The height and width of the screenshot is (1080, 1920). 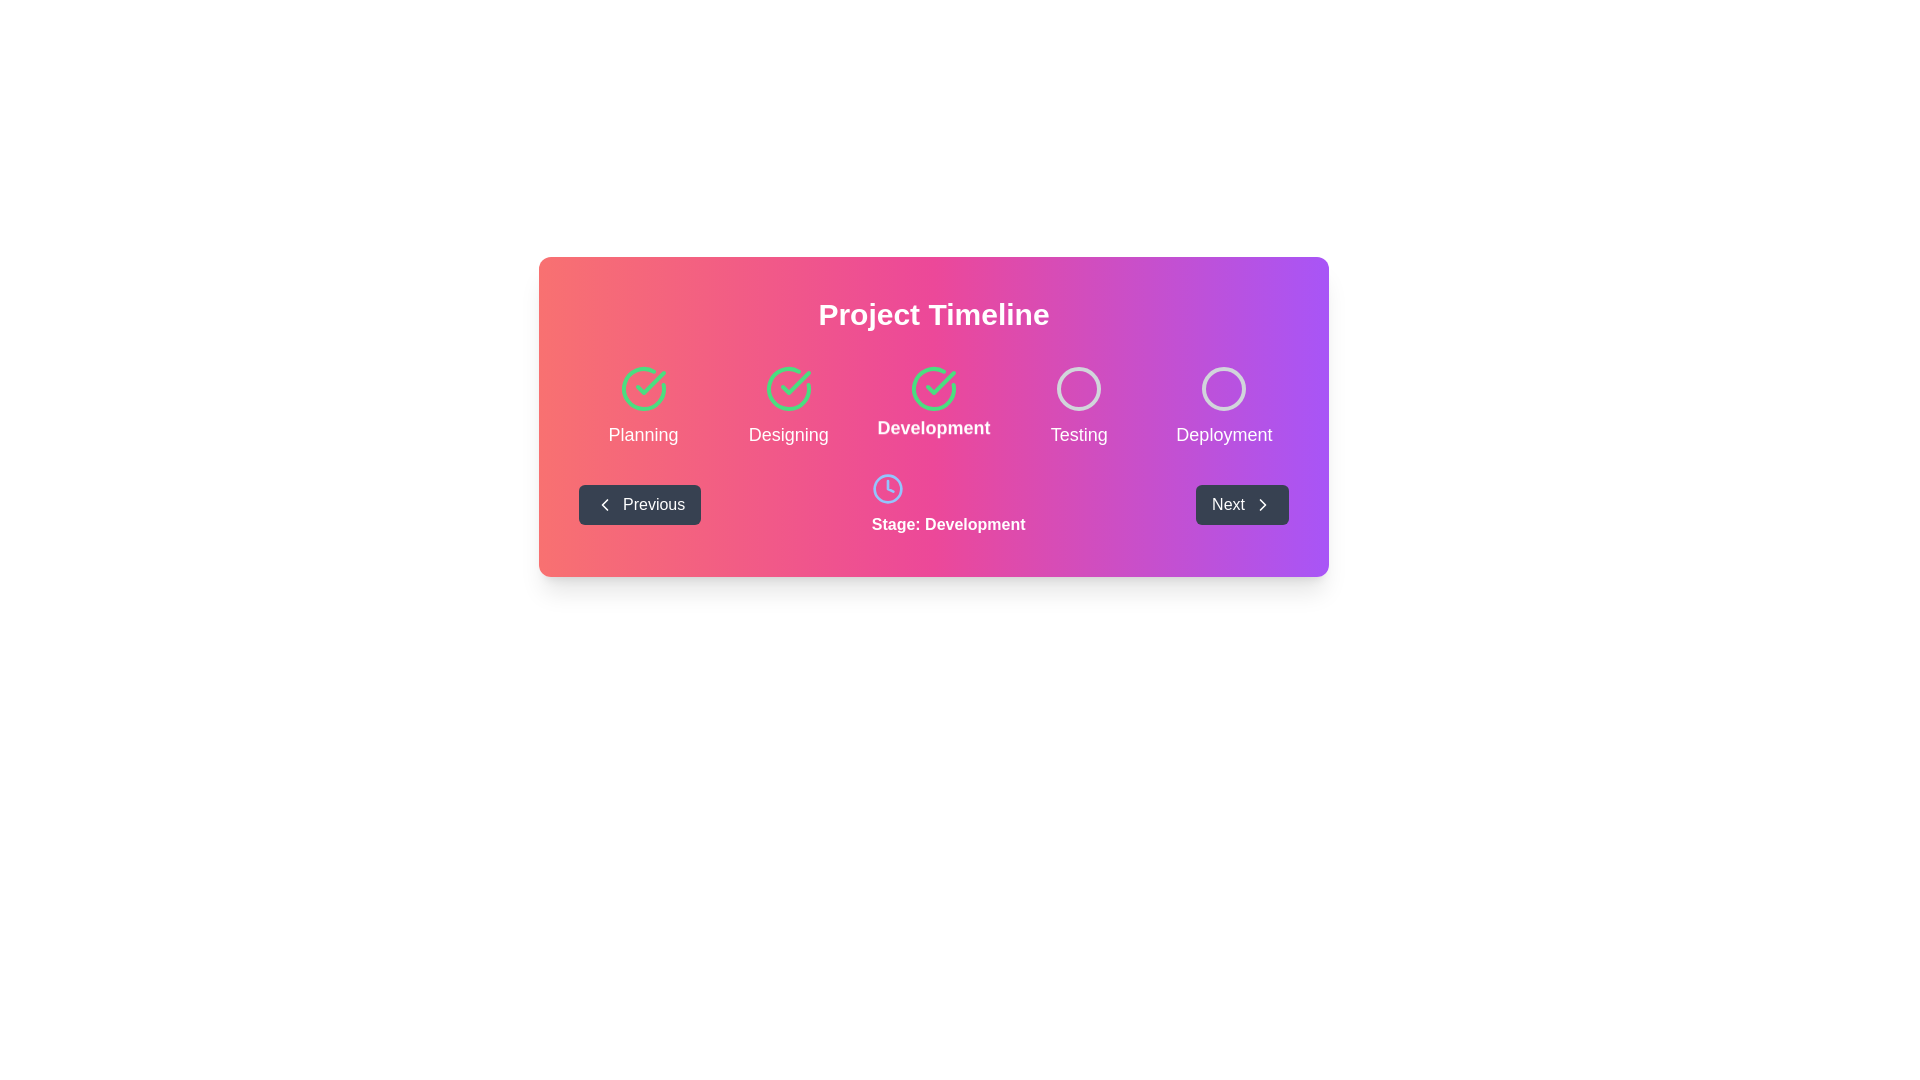 What do you see at coordinates (1078, 434) in the screenshot?
I see `text content of the 'Testing' phase label within the 'Project Timeline' section under the 'Development' label` at bounding box center [1078, 434].